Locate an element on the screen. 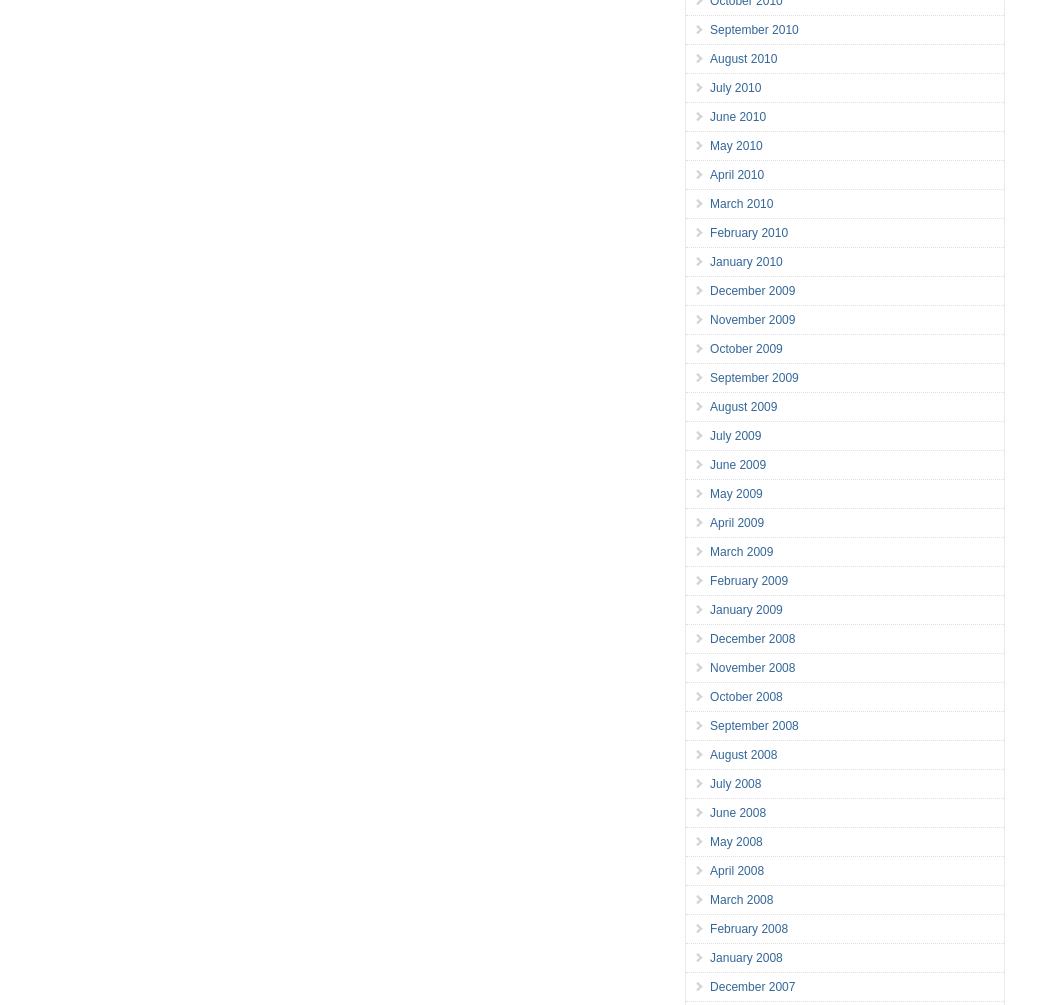 The image size is (1050, 1005). 'July 2008' is located at coordinates (734, 784).